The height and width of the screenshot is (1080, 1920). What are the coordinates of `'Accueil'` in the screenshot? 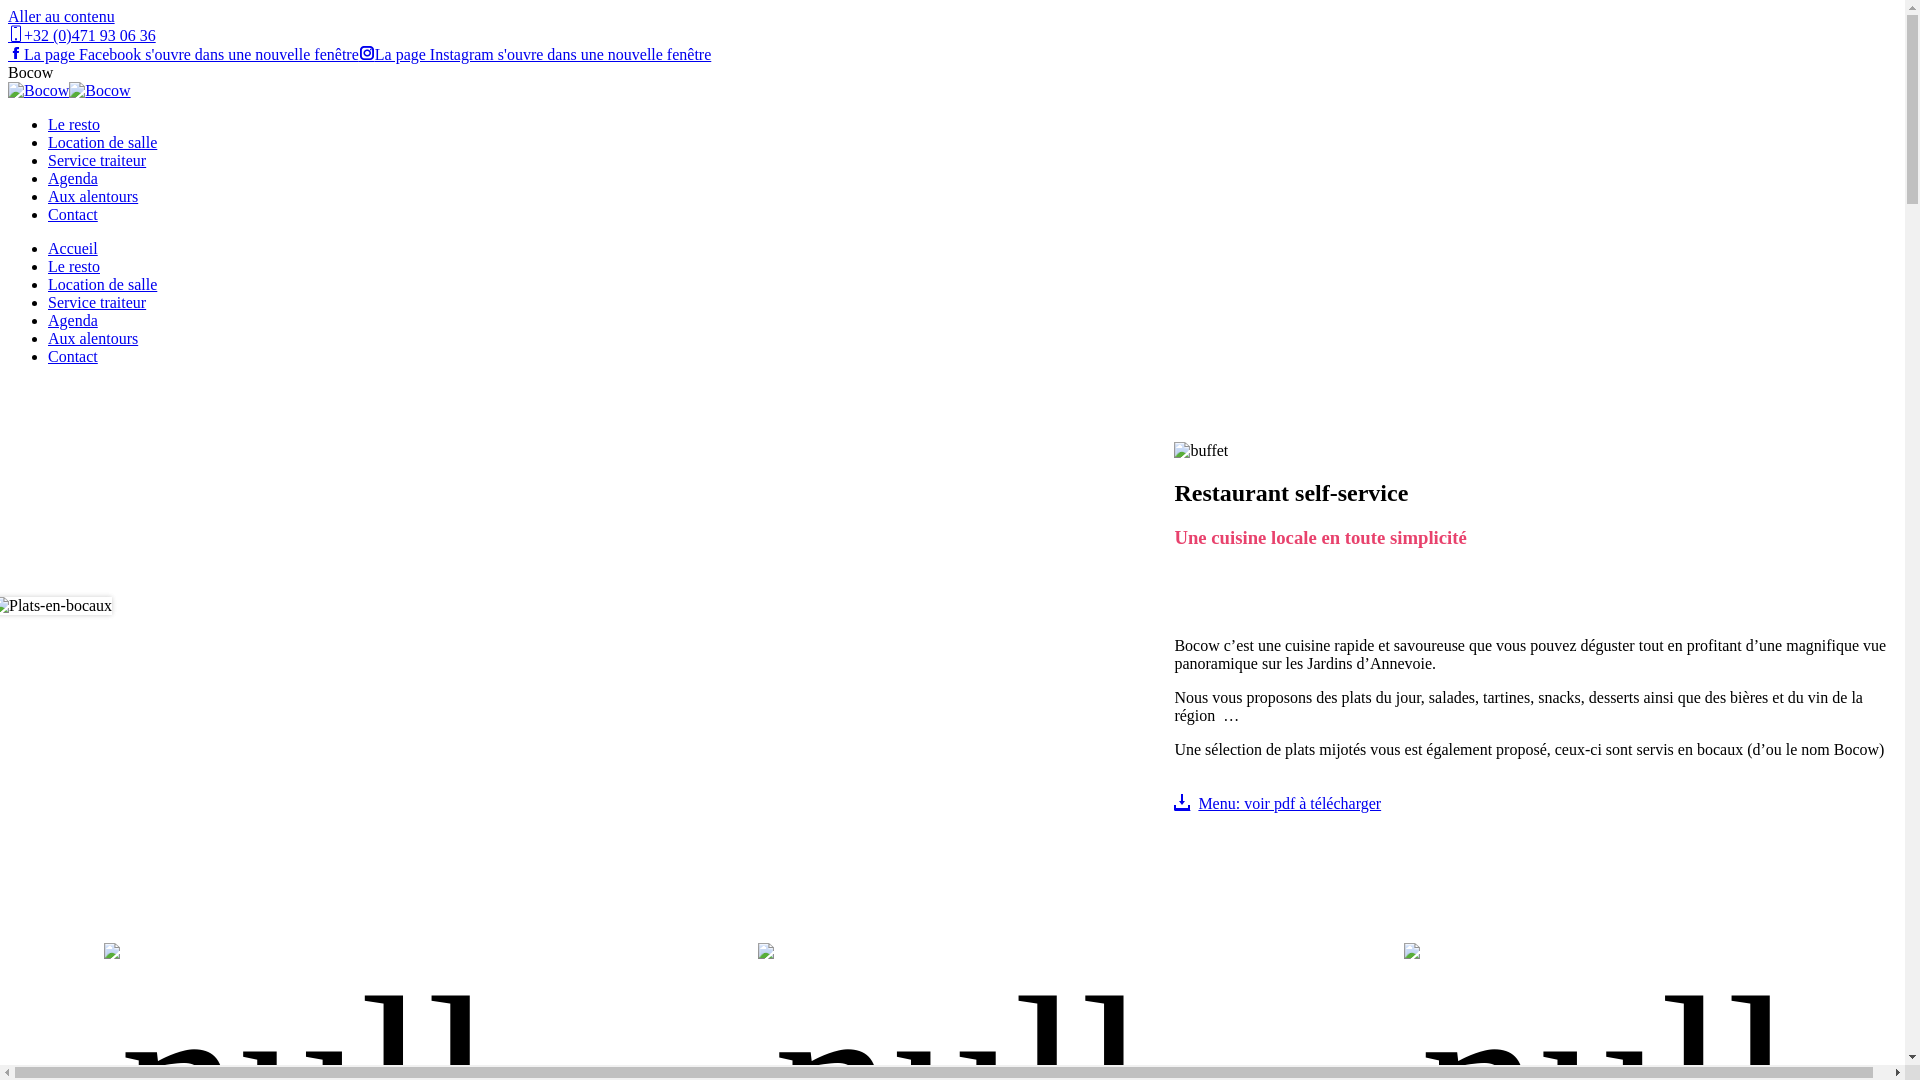 It's located at (72, 247).